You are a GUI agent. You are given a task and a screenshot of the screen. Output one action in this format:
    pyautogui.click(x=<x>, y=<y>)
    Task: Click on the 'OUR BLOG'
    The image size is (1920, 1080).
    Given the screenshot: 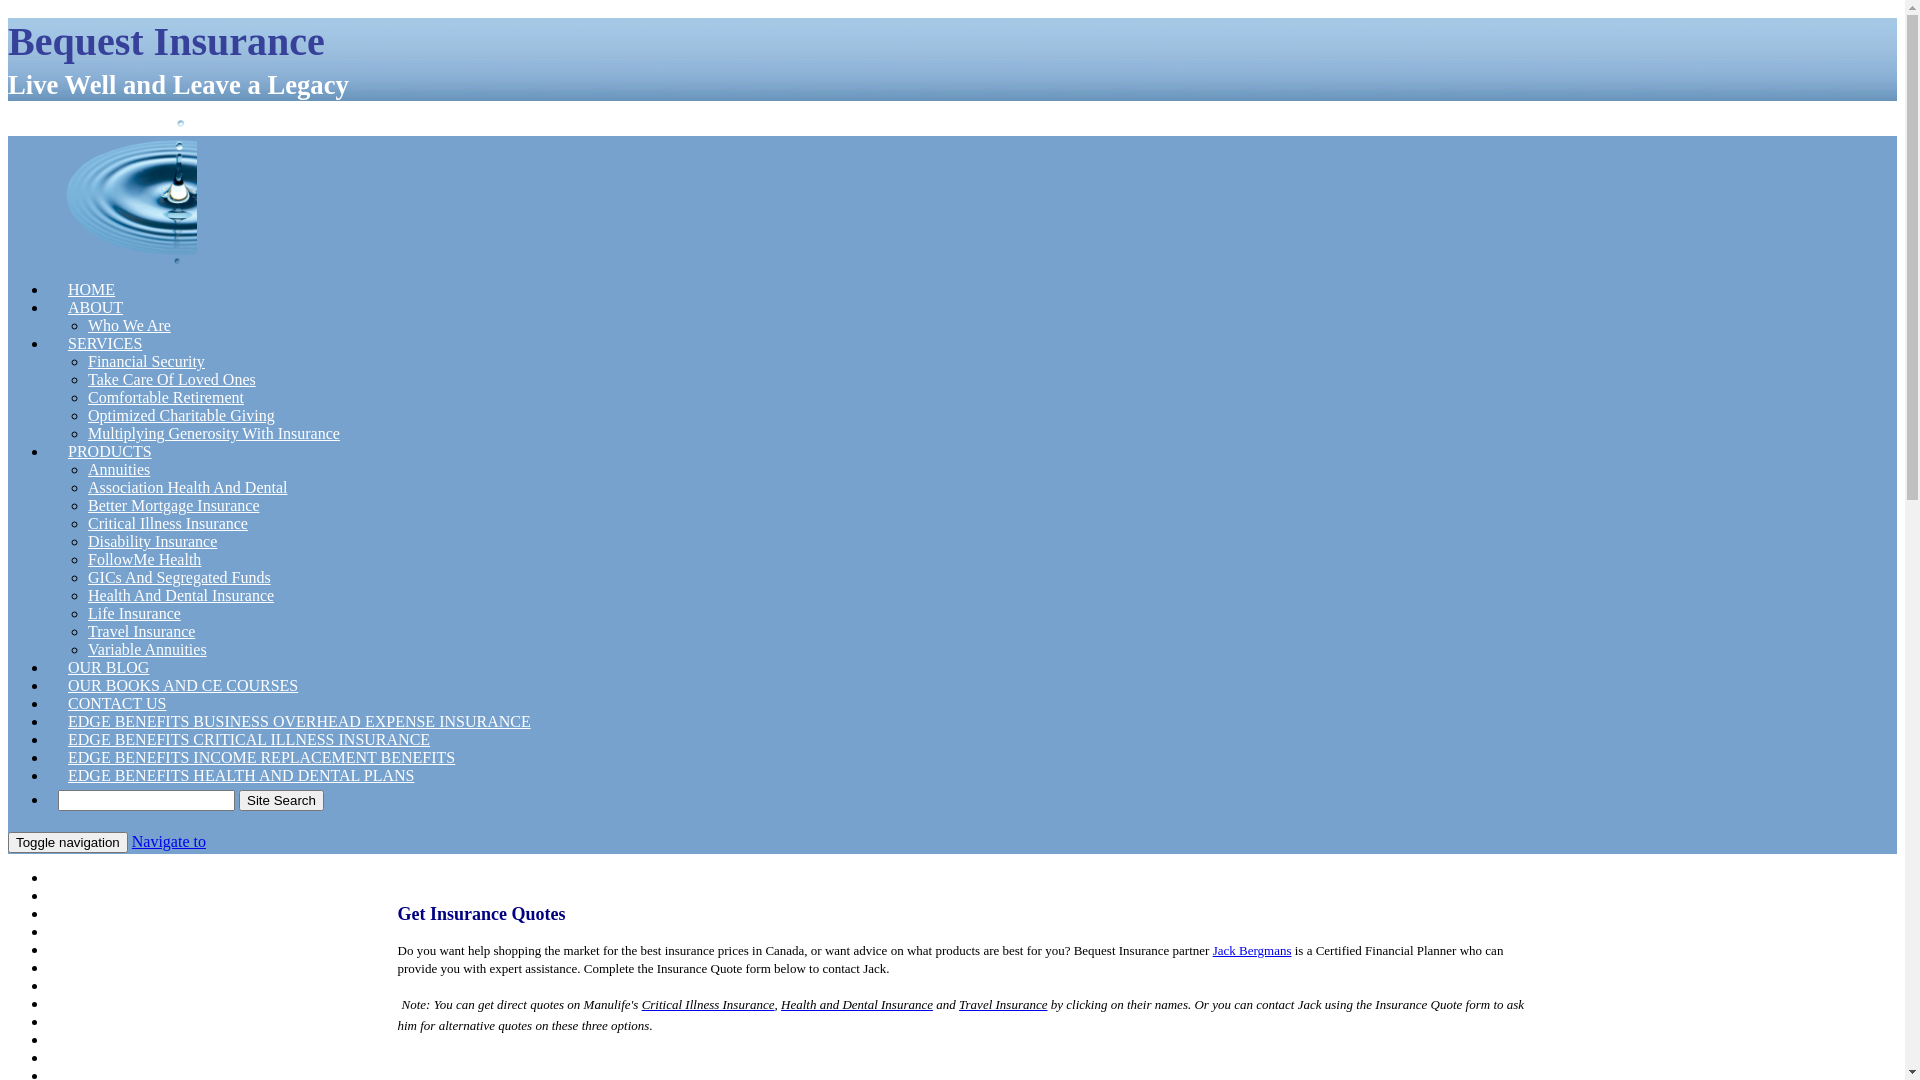 What is the action you would take?
    pyautogui.click(x=107, y=667)
    